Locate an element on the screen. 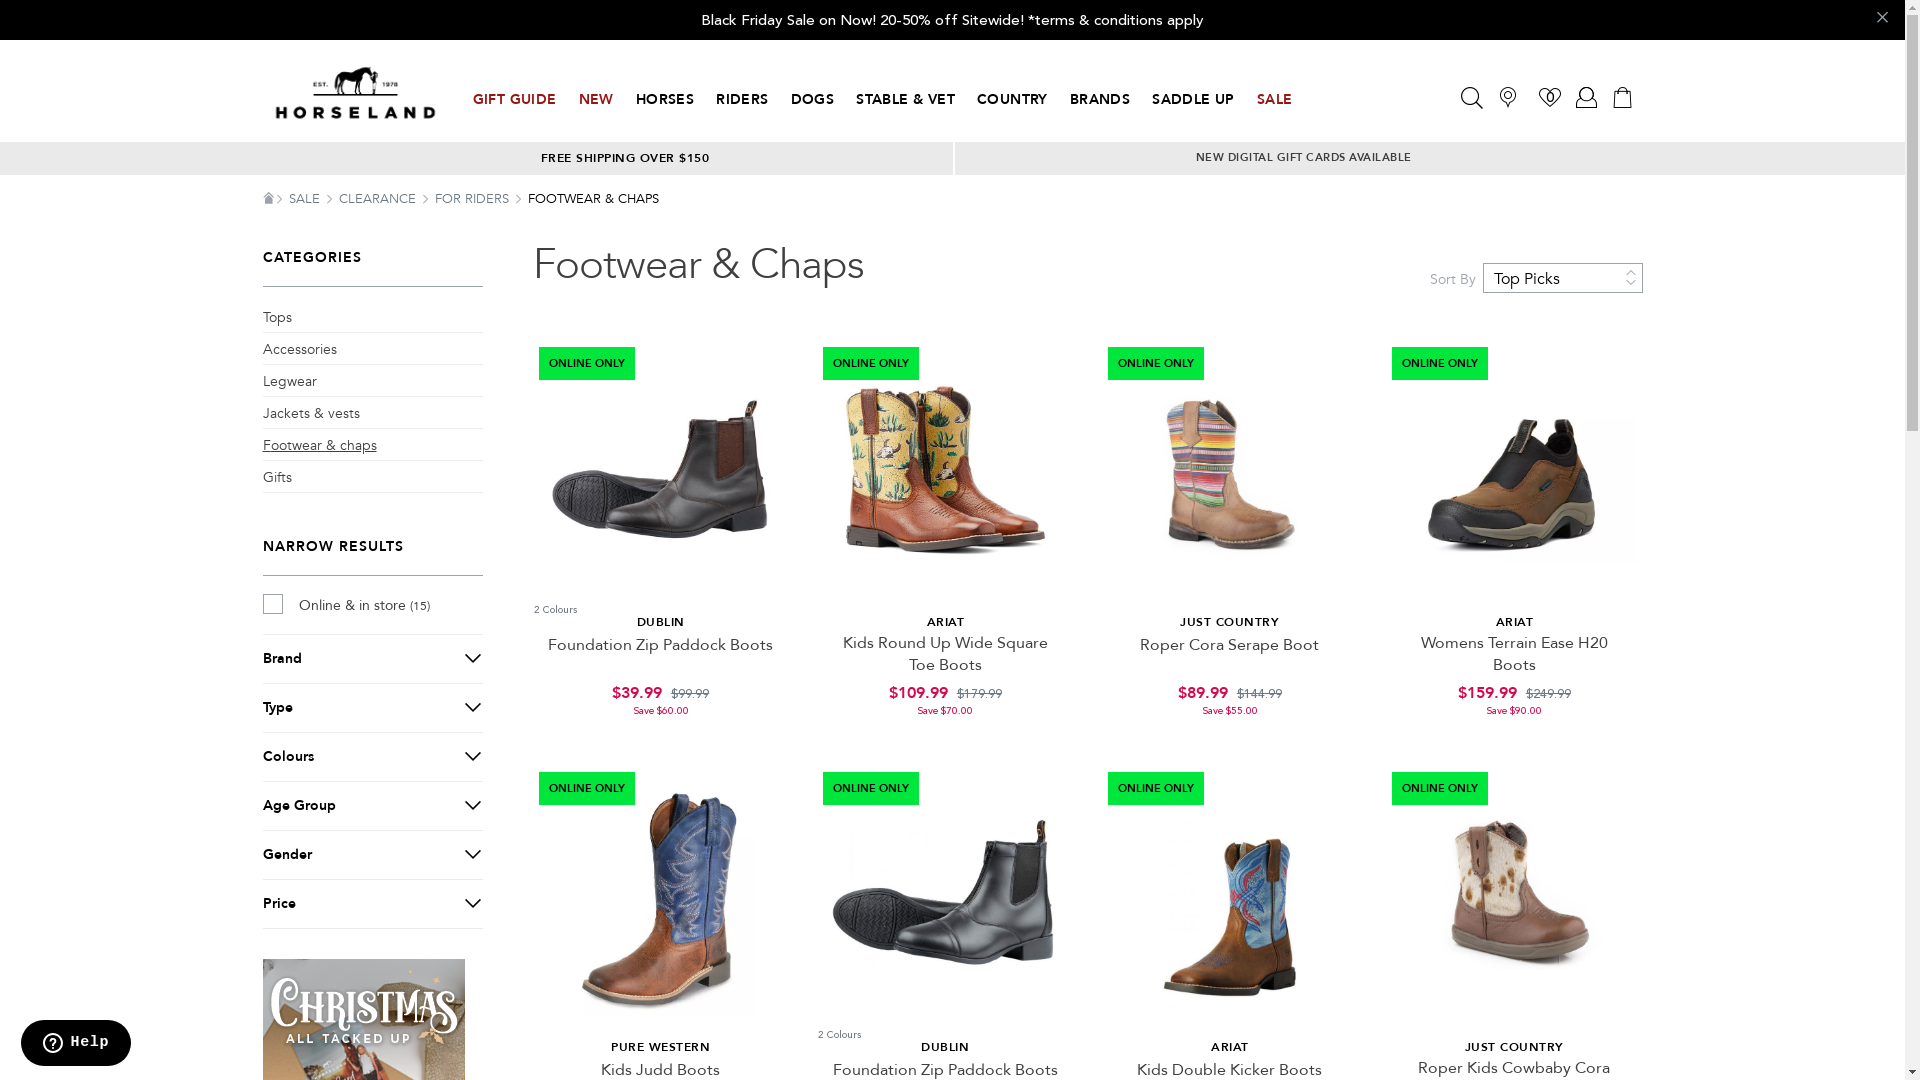 The image size is (1920, 1080). 'Womens Terrain Ease H20 Boots' is located at coordinates (1514, 654).